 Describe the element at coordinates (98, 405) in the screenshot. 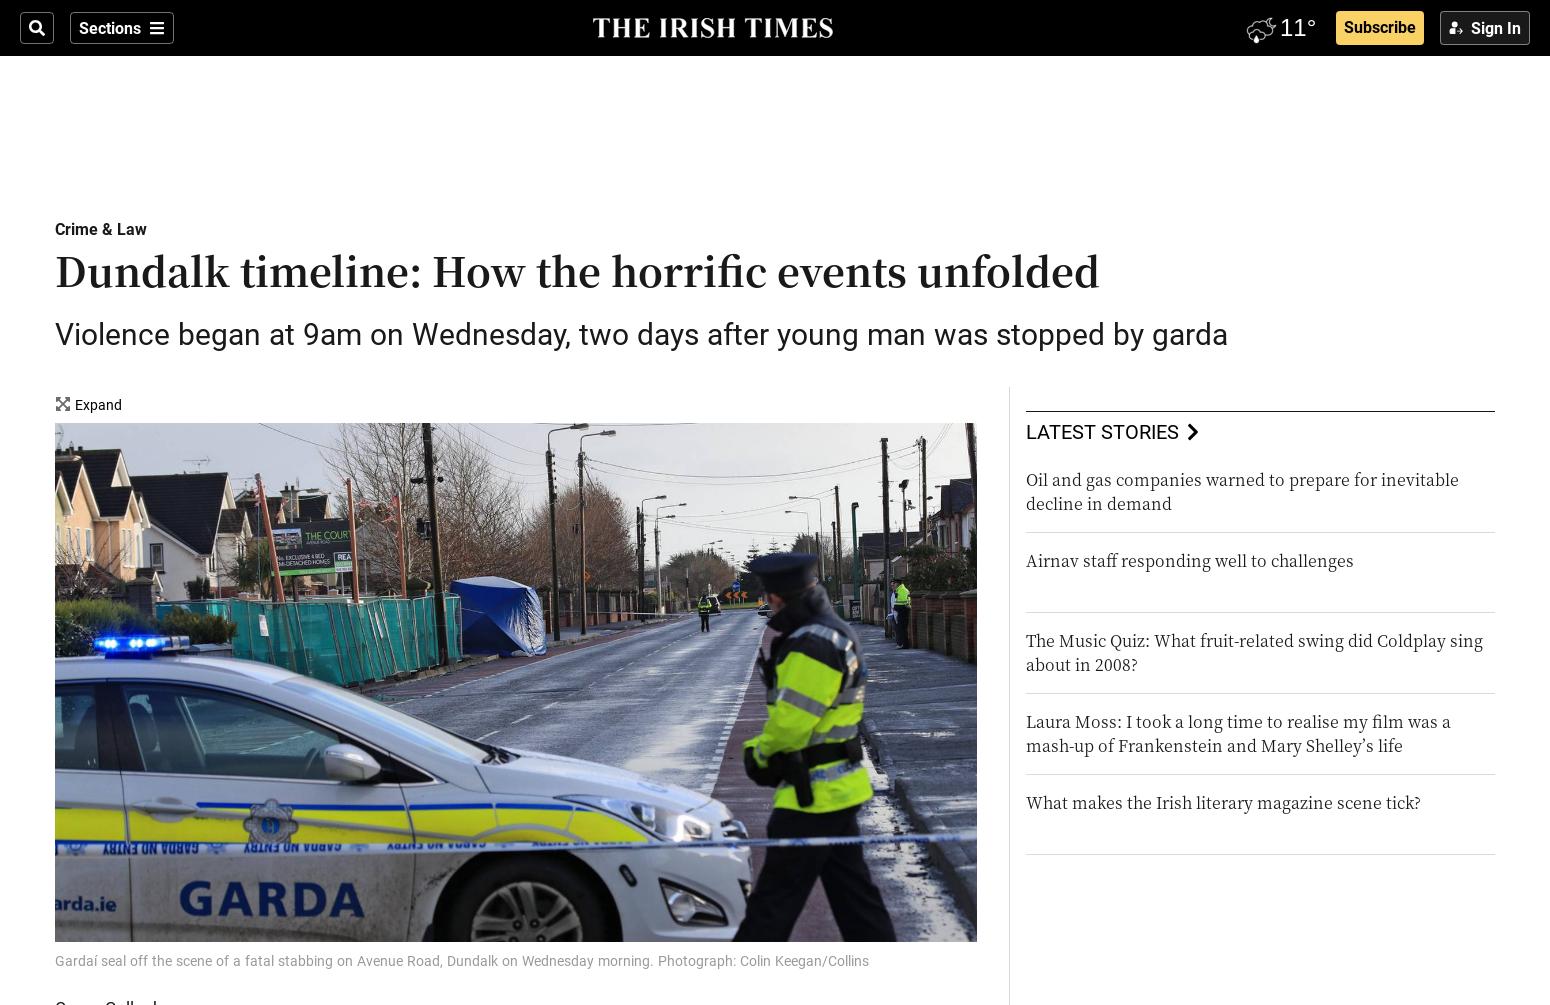

I see `'Expand'` at that location.